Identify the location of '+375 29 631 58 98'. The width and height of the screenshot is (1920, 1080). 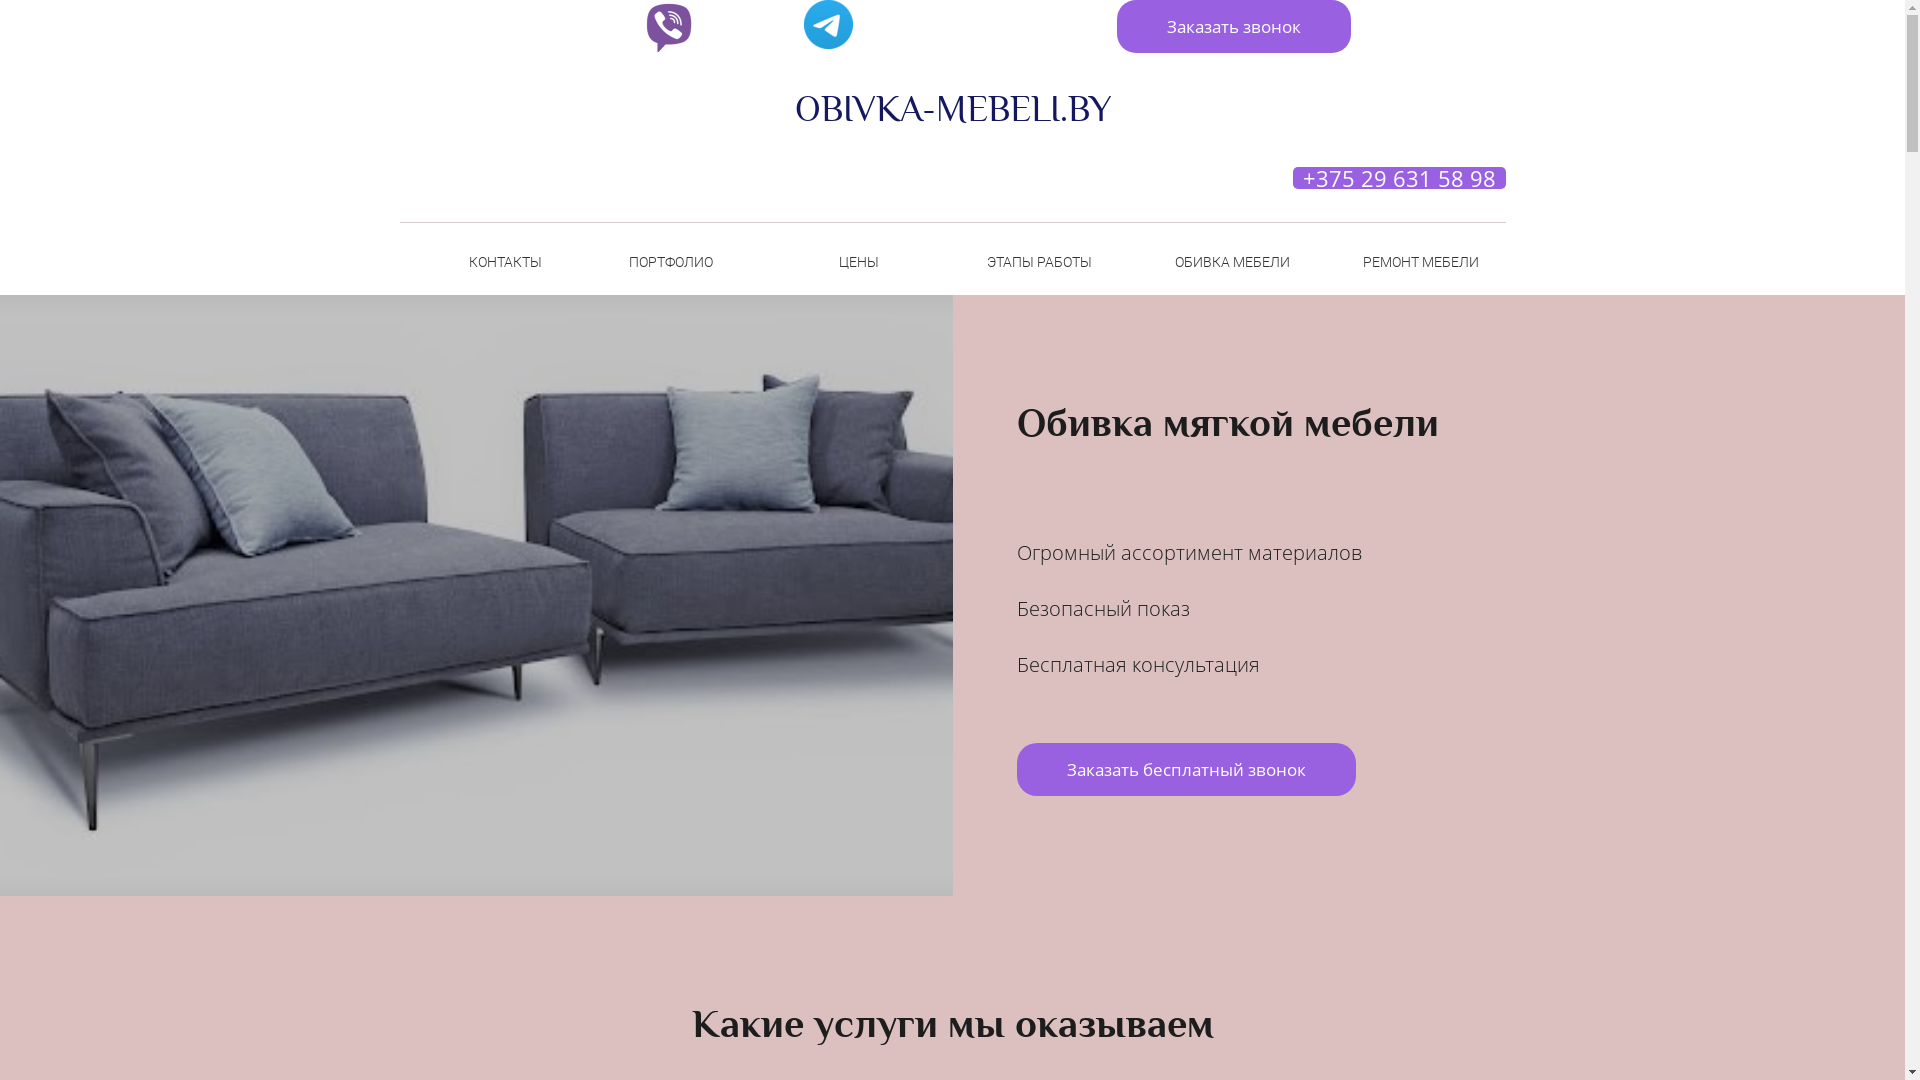
(1397, 176).